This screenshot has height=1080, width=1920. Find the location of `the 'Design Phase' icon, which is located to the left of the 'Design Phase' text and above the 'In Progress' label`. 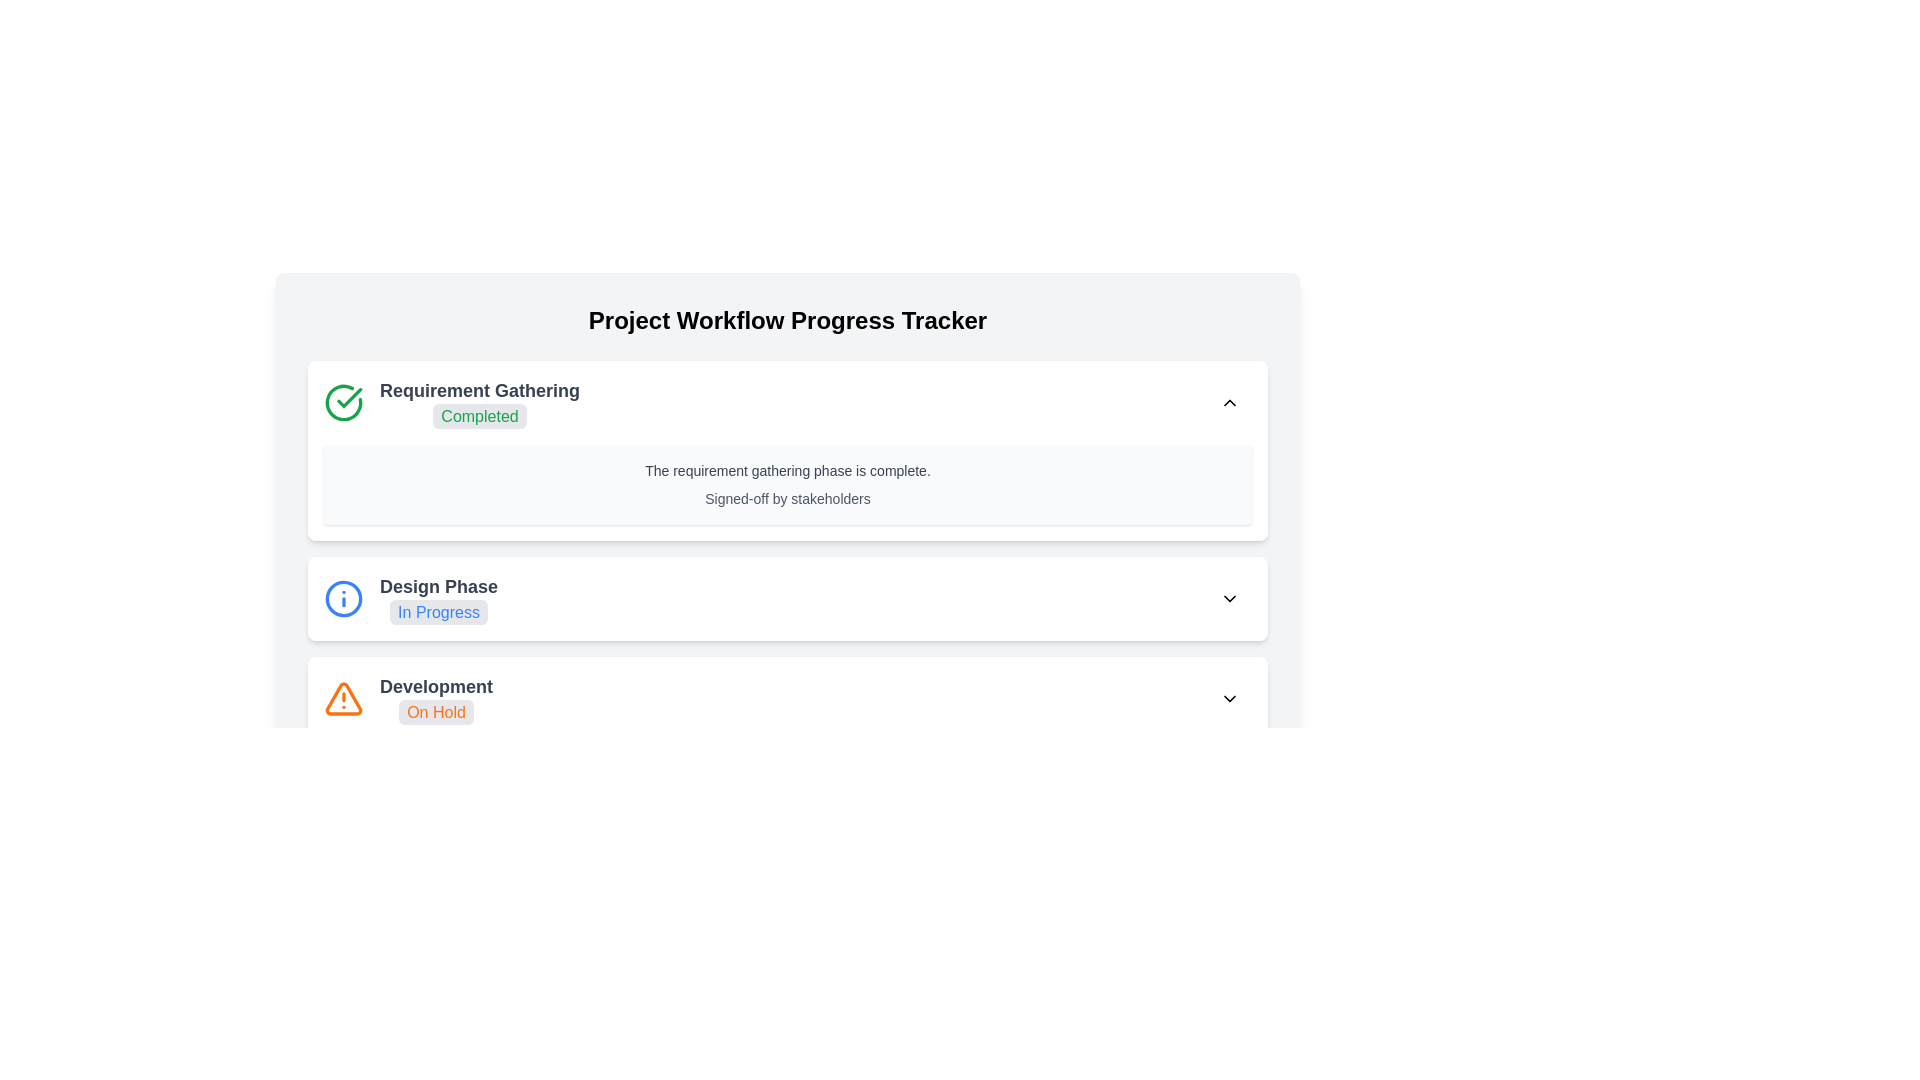

the 'Design Phase' icon, which is located to the left of the 'Design Phase' text and above the 'In Progress' label is located at coordinates (344, 597).